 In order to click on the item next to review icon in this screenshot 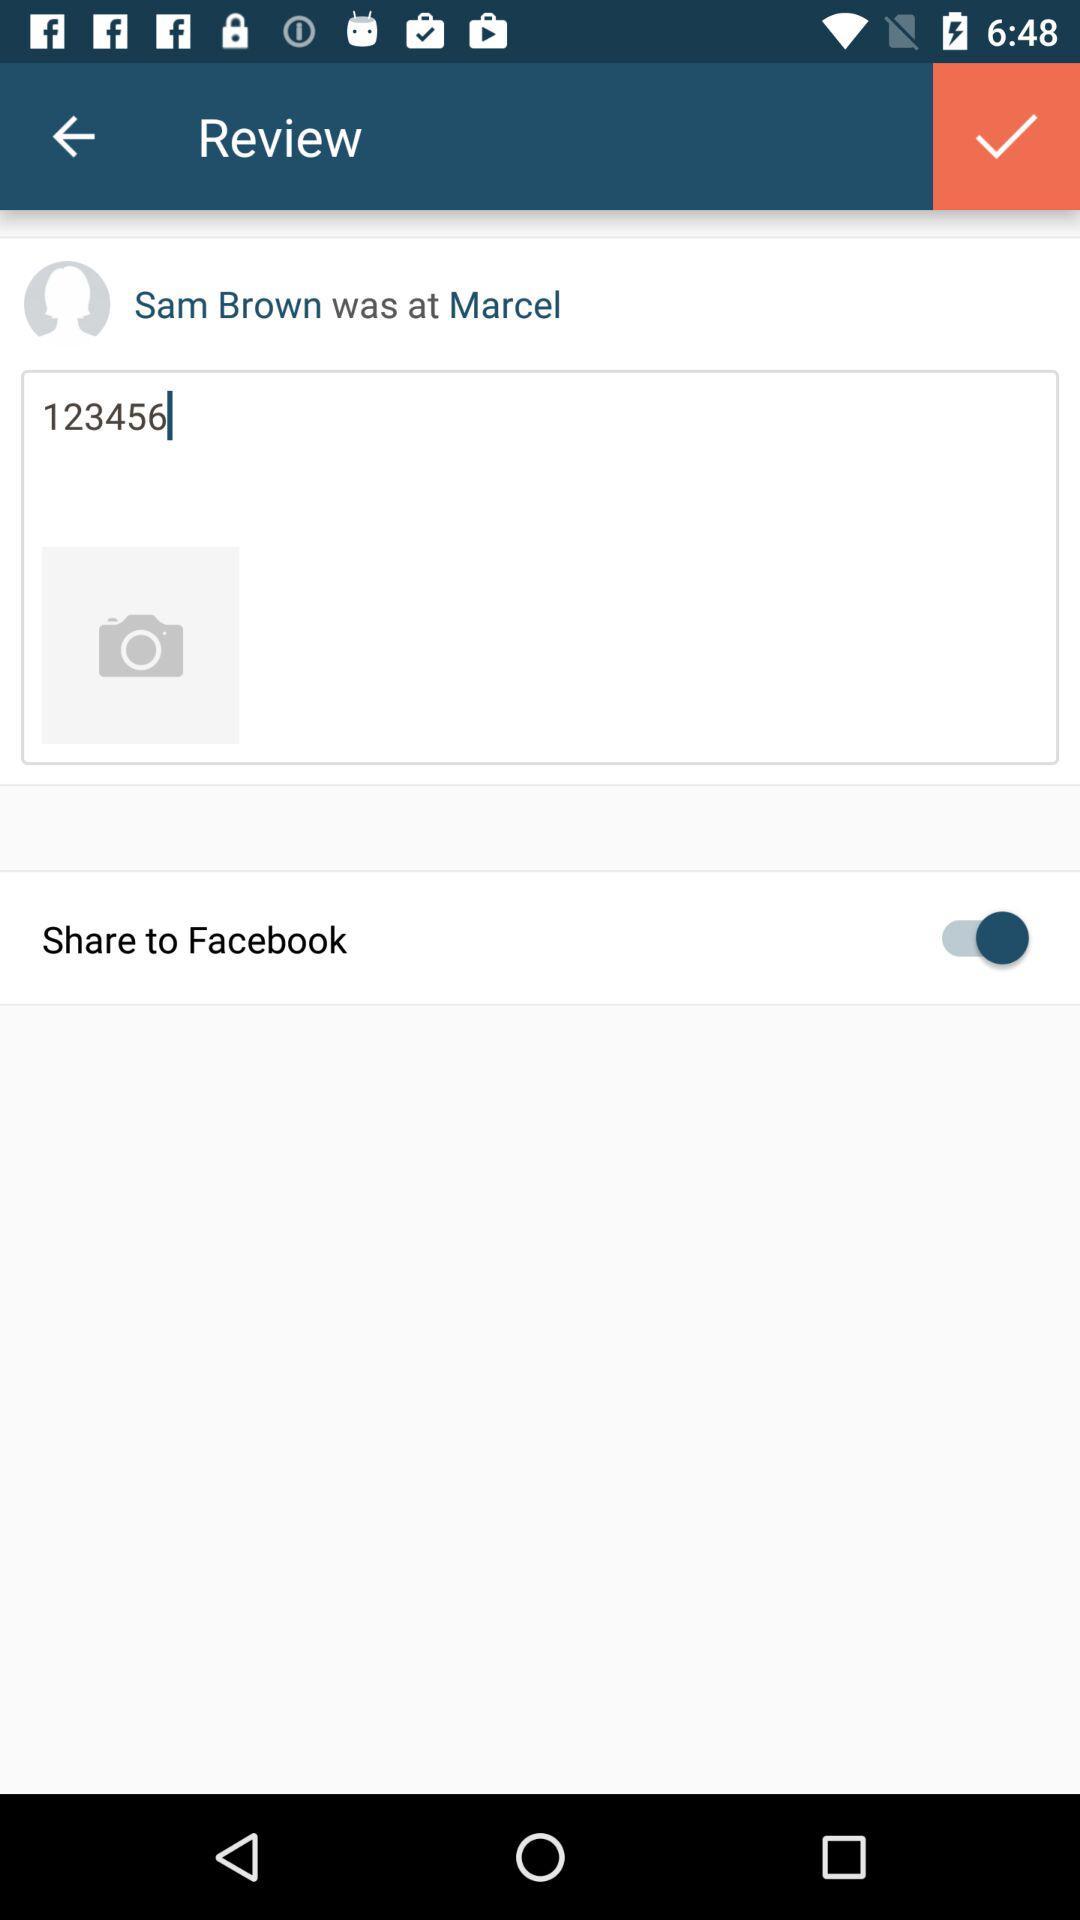, I will do `click(72, 135)`.